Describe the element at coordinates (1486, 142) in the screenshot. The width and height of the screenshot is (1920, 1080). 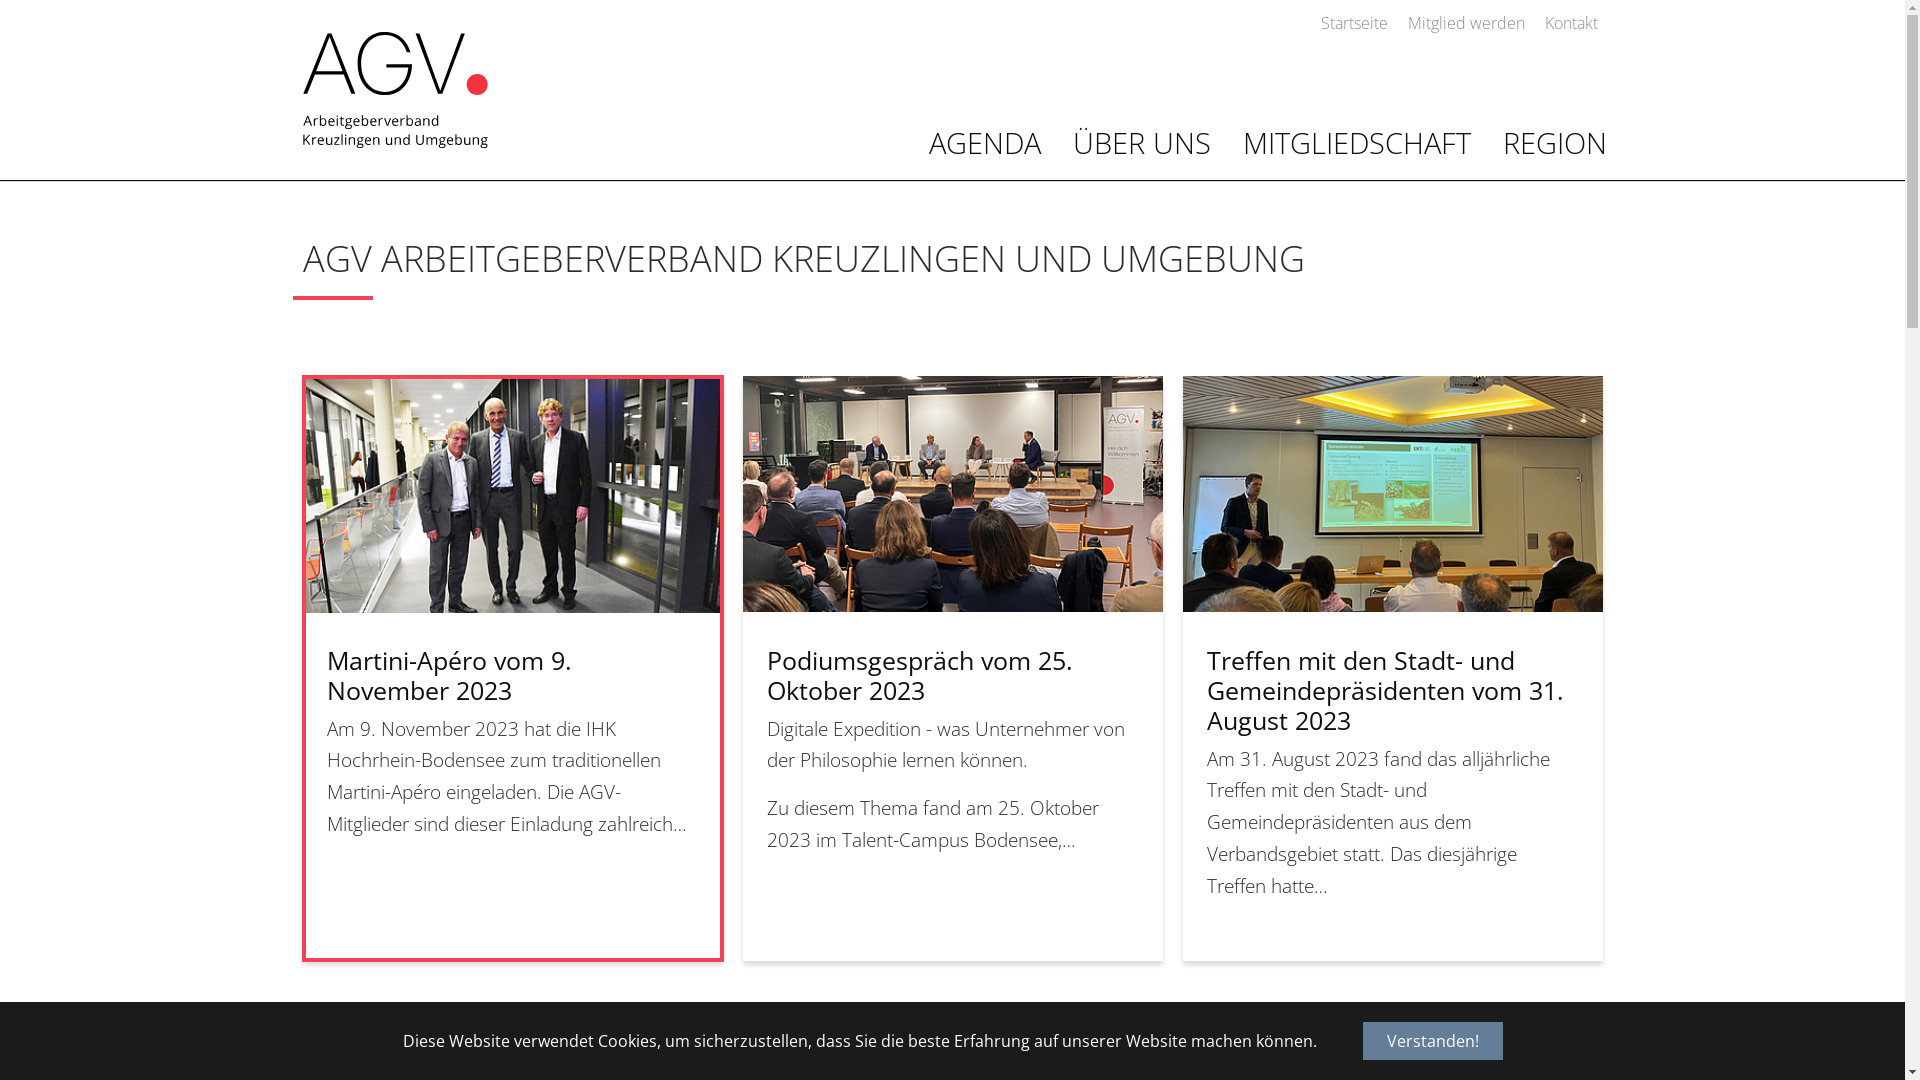
I see `'REGION'` at that location.